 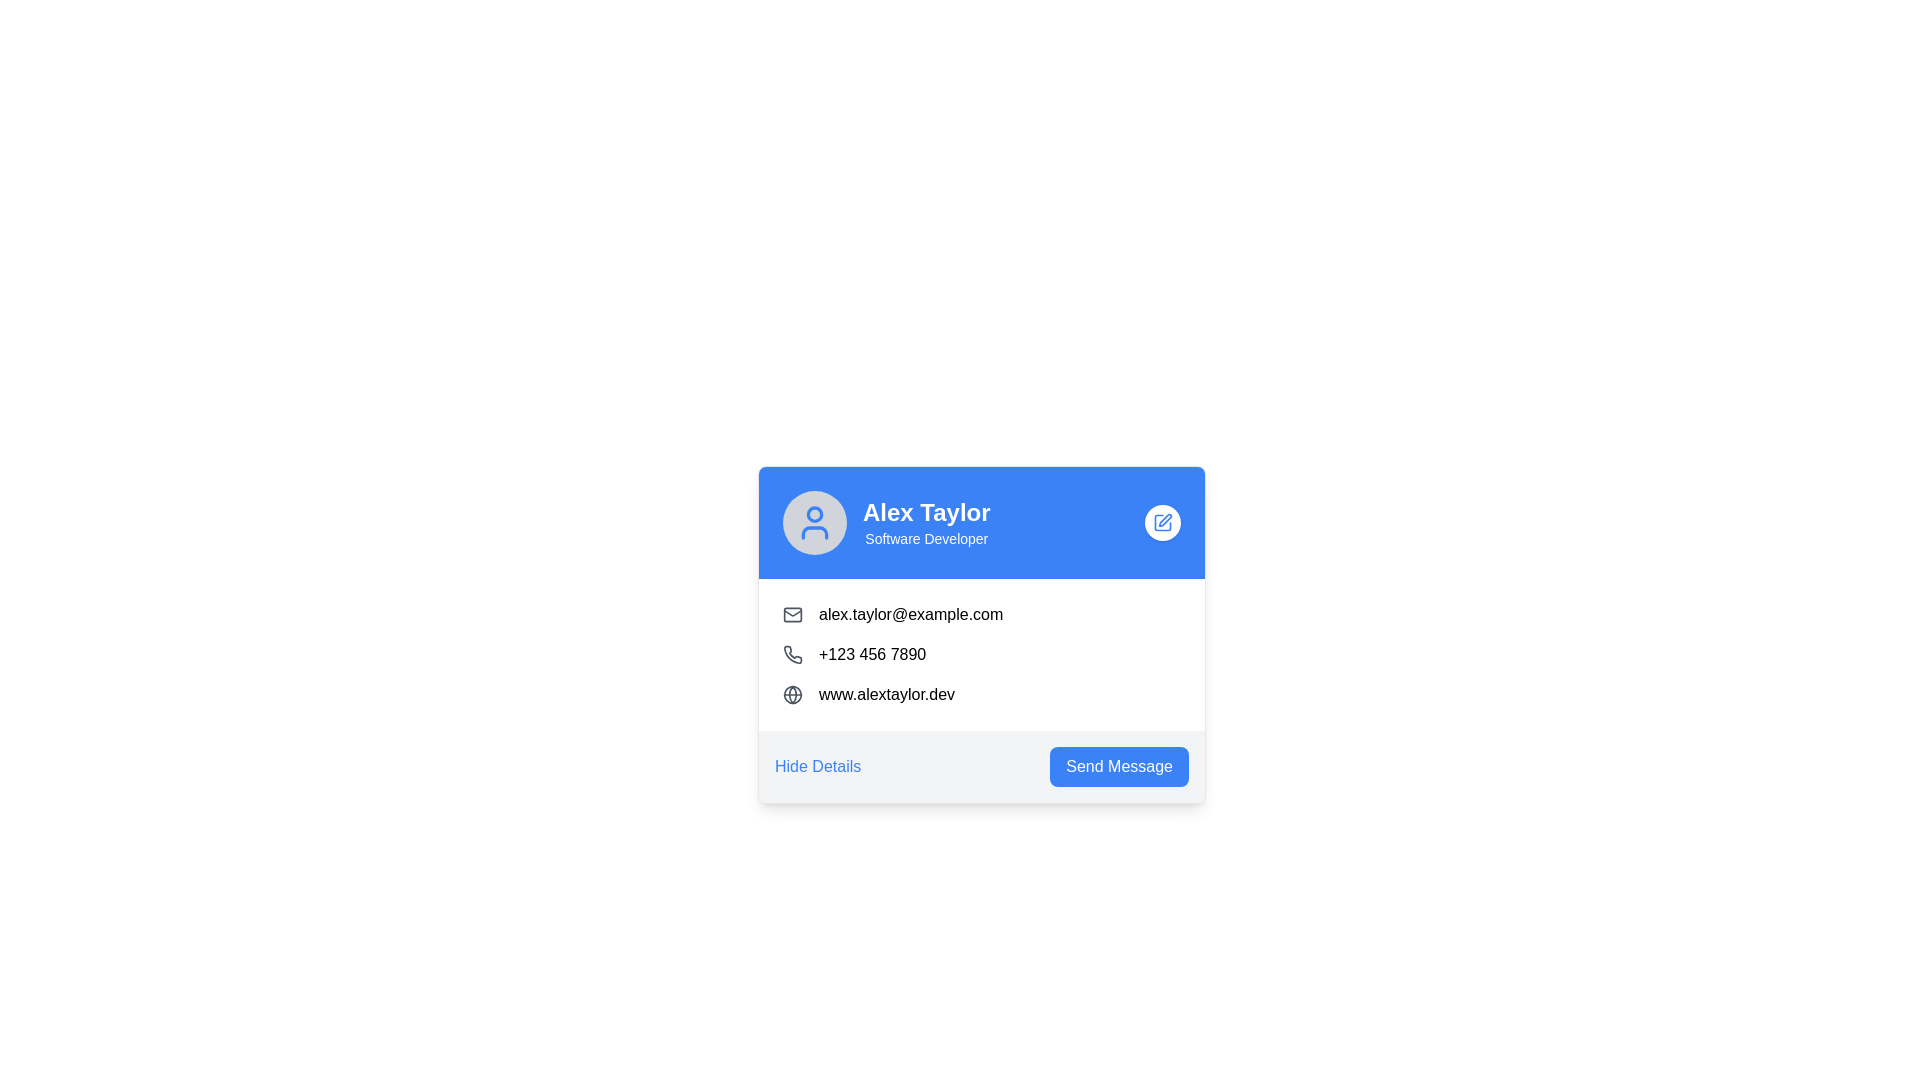 I want to click on the text label displaying the name of the person in the card interface, located in the top portion of the card, to the right of the avatar icon, so click(x=925, y=512).